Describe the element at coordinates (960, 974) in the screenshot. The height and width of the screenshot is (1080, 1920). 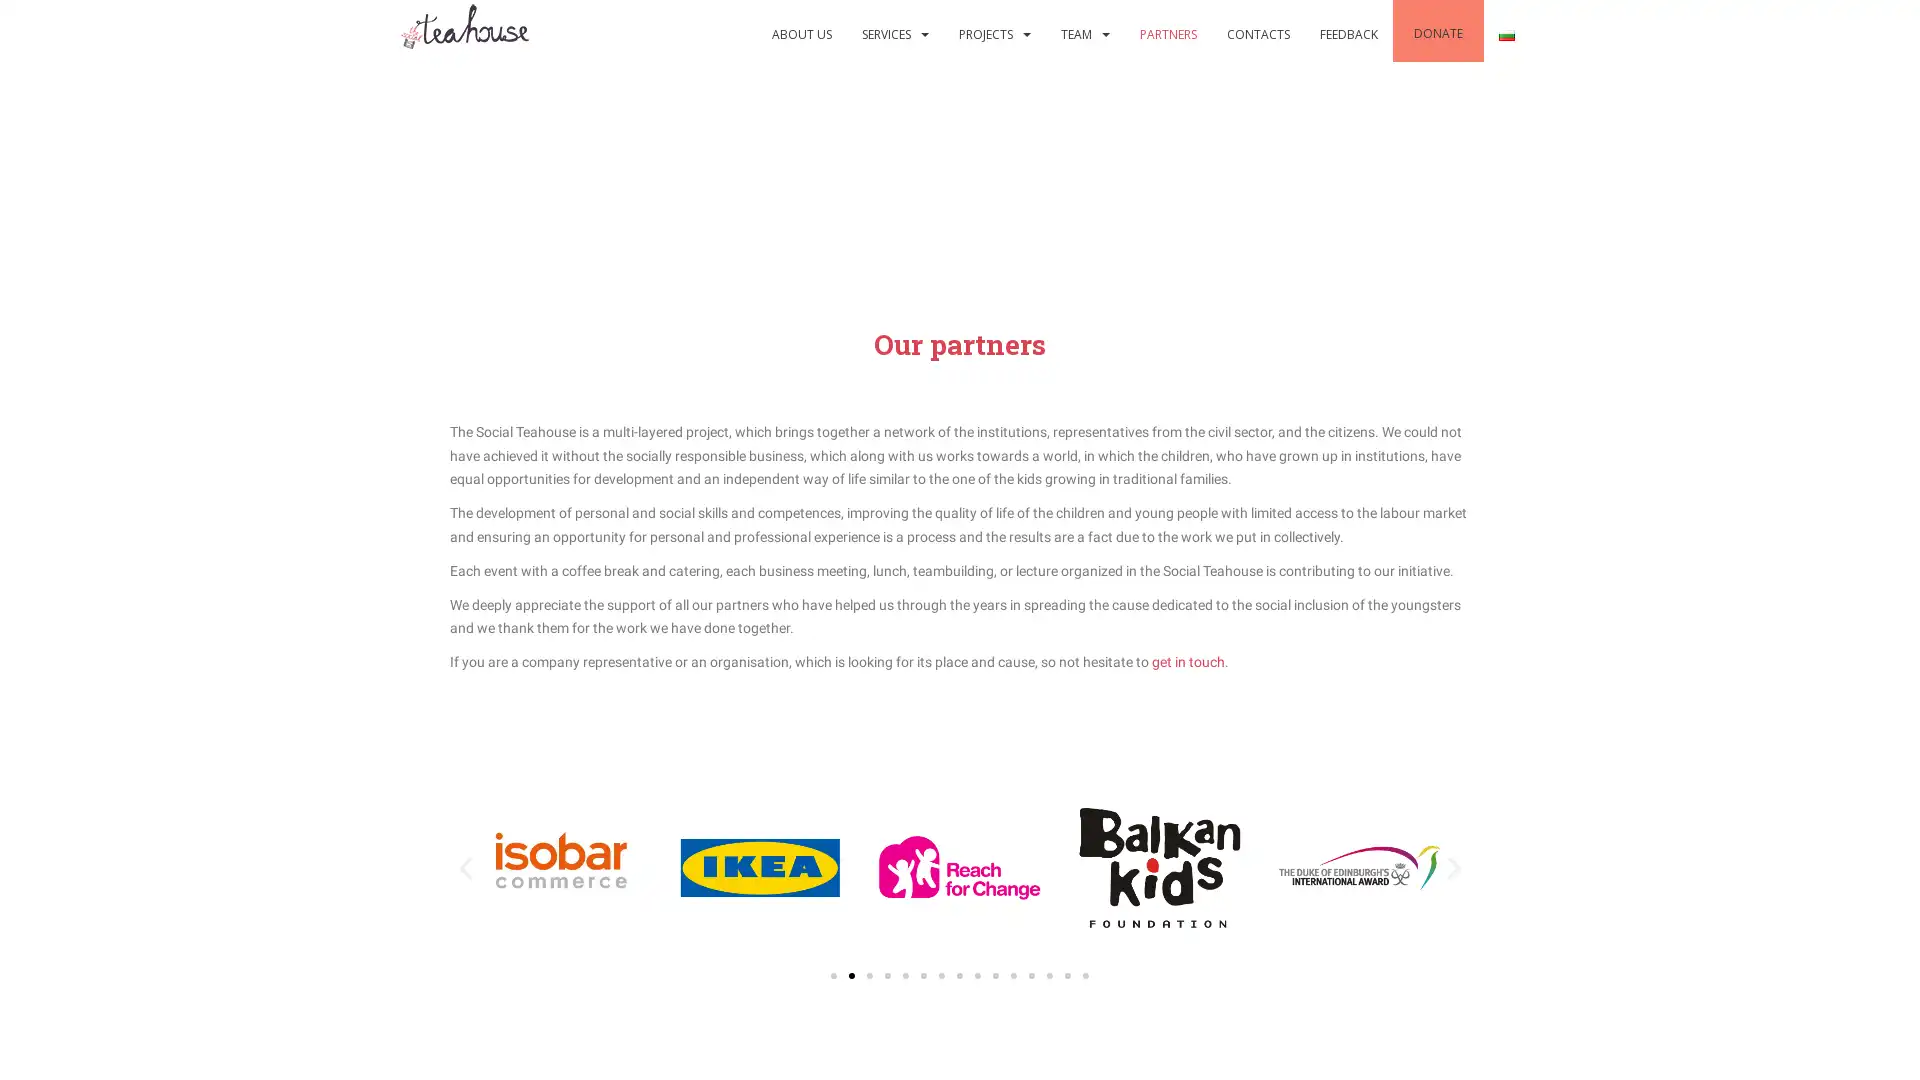
I see `Go to slide 8` at that location.